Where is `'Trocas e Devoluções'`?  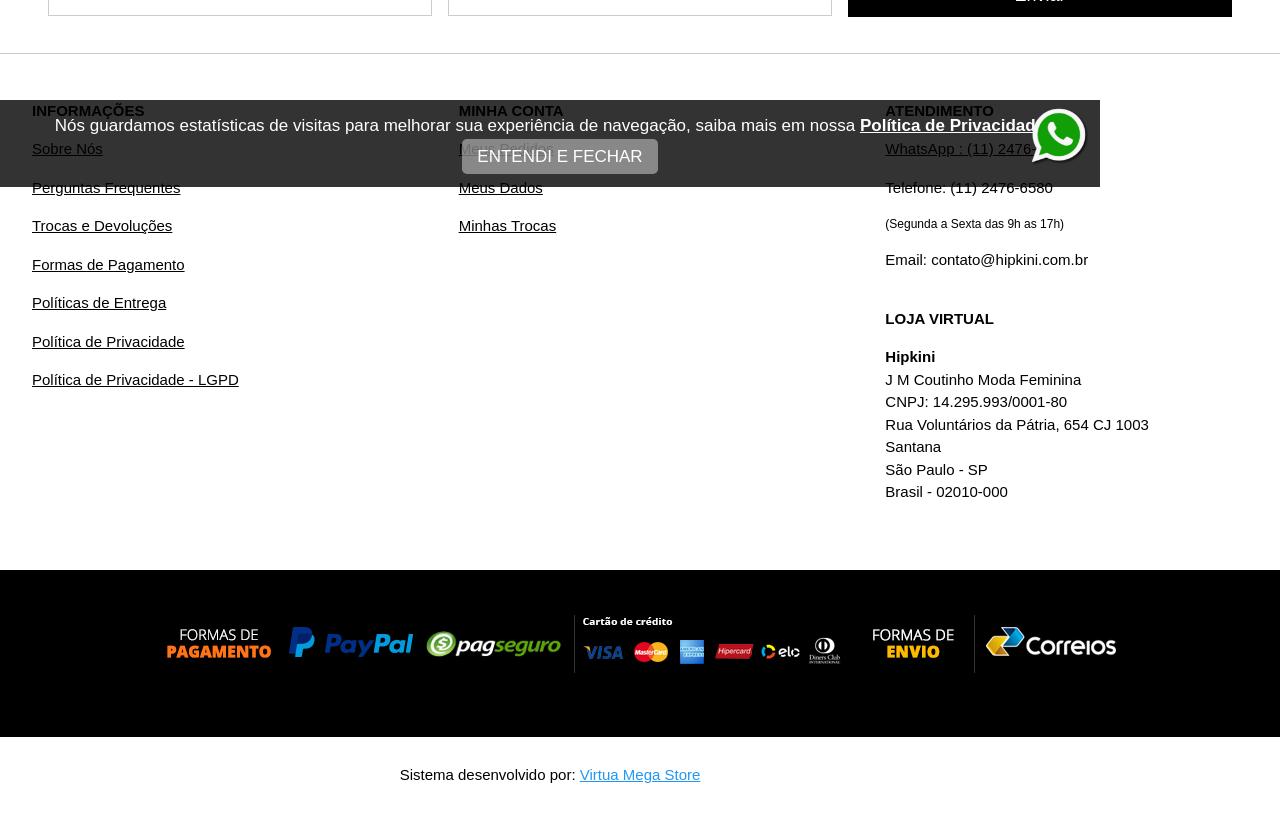 'Trocas e Devoluções' is located at coordinates (101, 224).